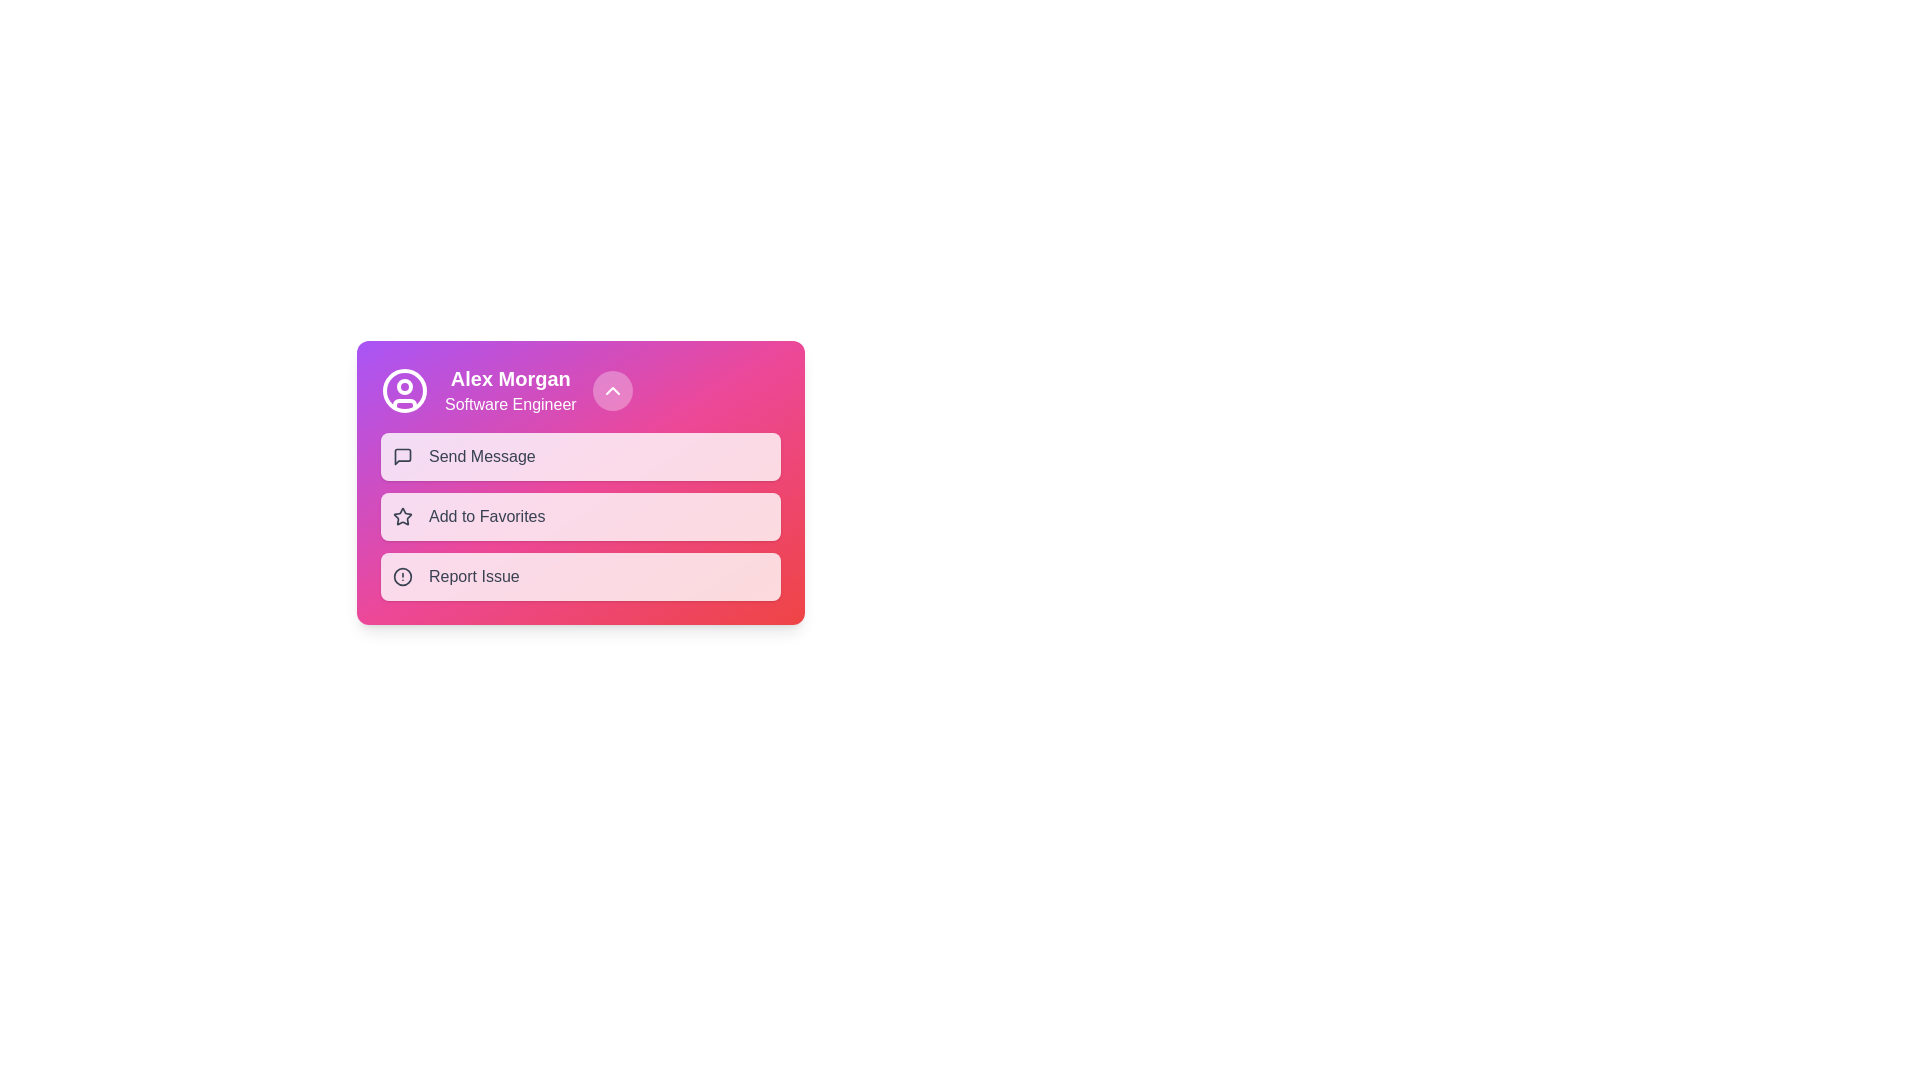 This screenshot has height=1080, width=1920. What do you see at coordinates (579, 515) in the screenshot?
I see `the interactive button that allows the user to mark or unmark an item as a favorite, which is the second button in a vertical stack, positioned below the 'Send Message' button and above the 'Report Issue' button` at bounding box center [579, 515].